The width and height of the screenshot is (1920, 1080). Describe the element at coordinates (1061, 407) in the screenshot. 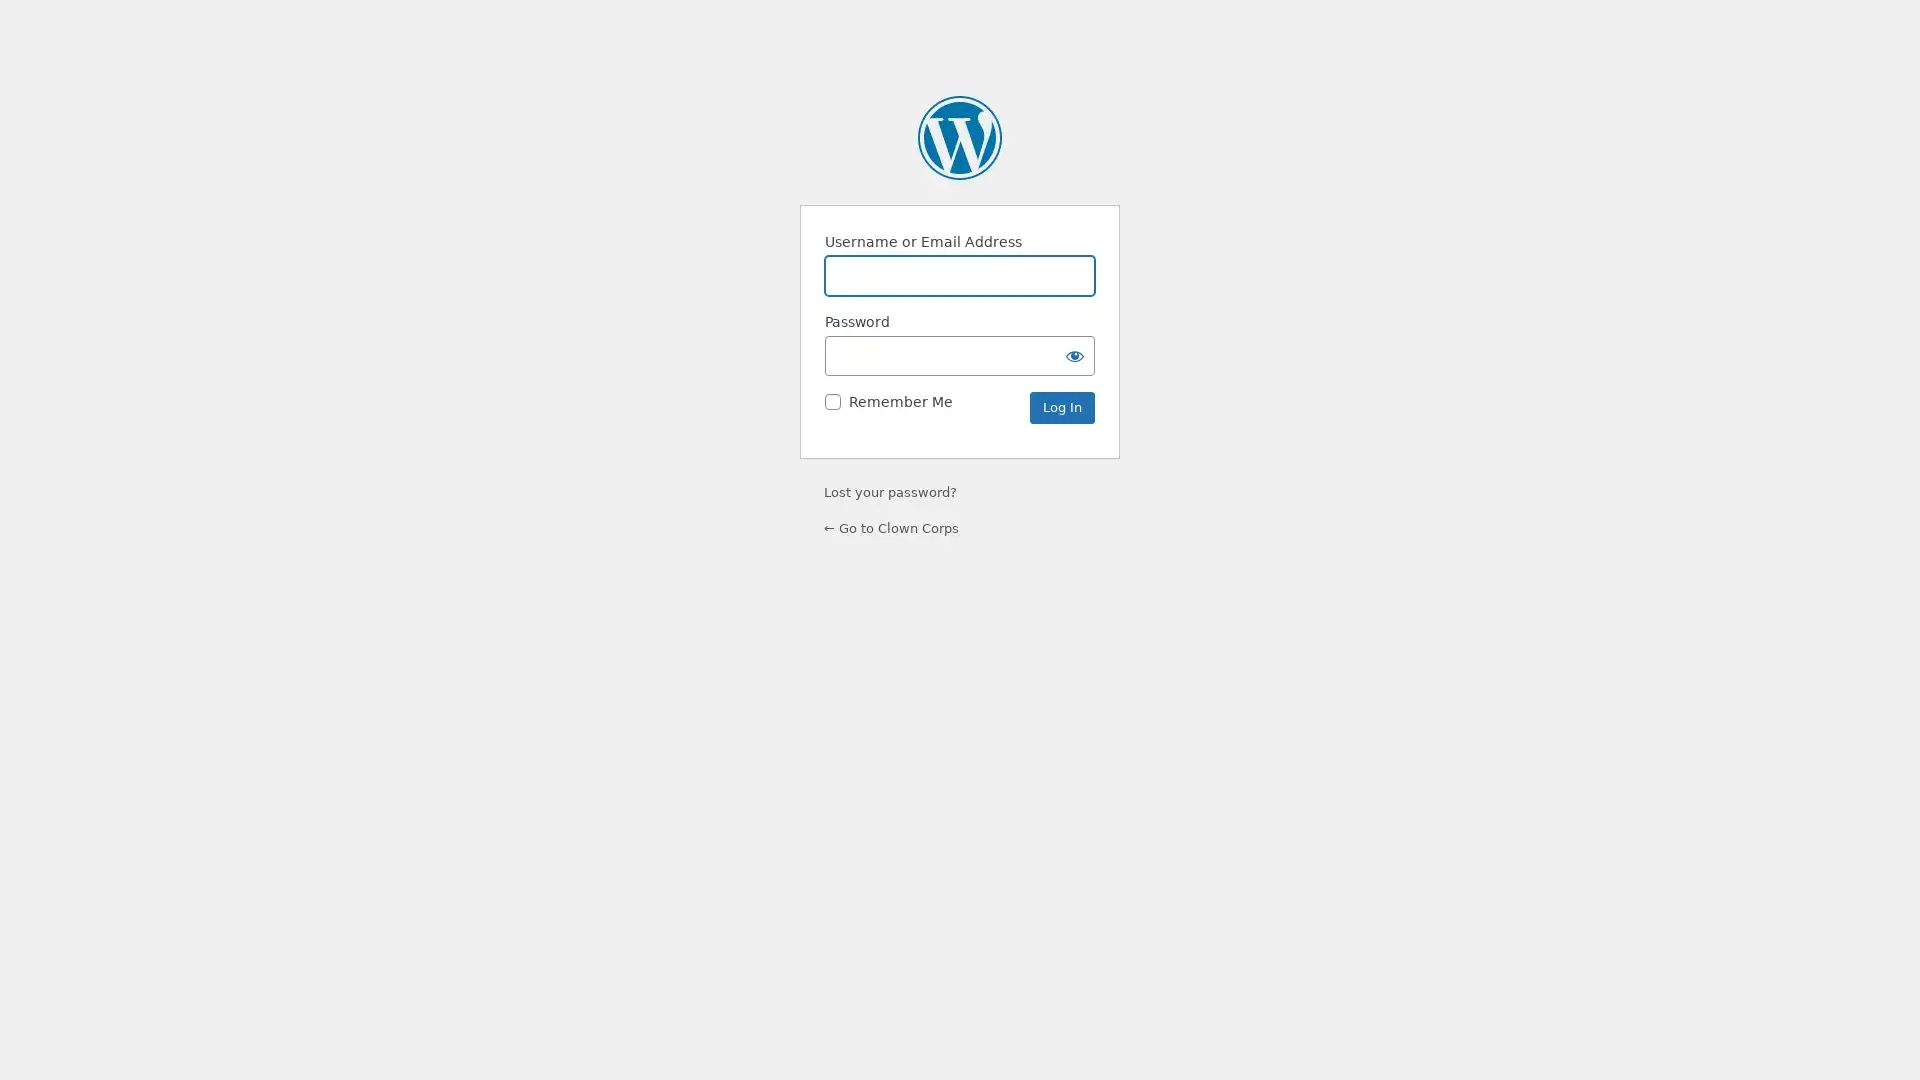

I see `Log In` at that location.